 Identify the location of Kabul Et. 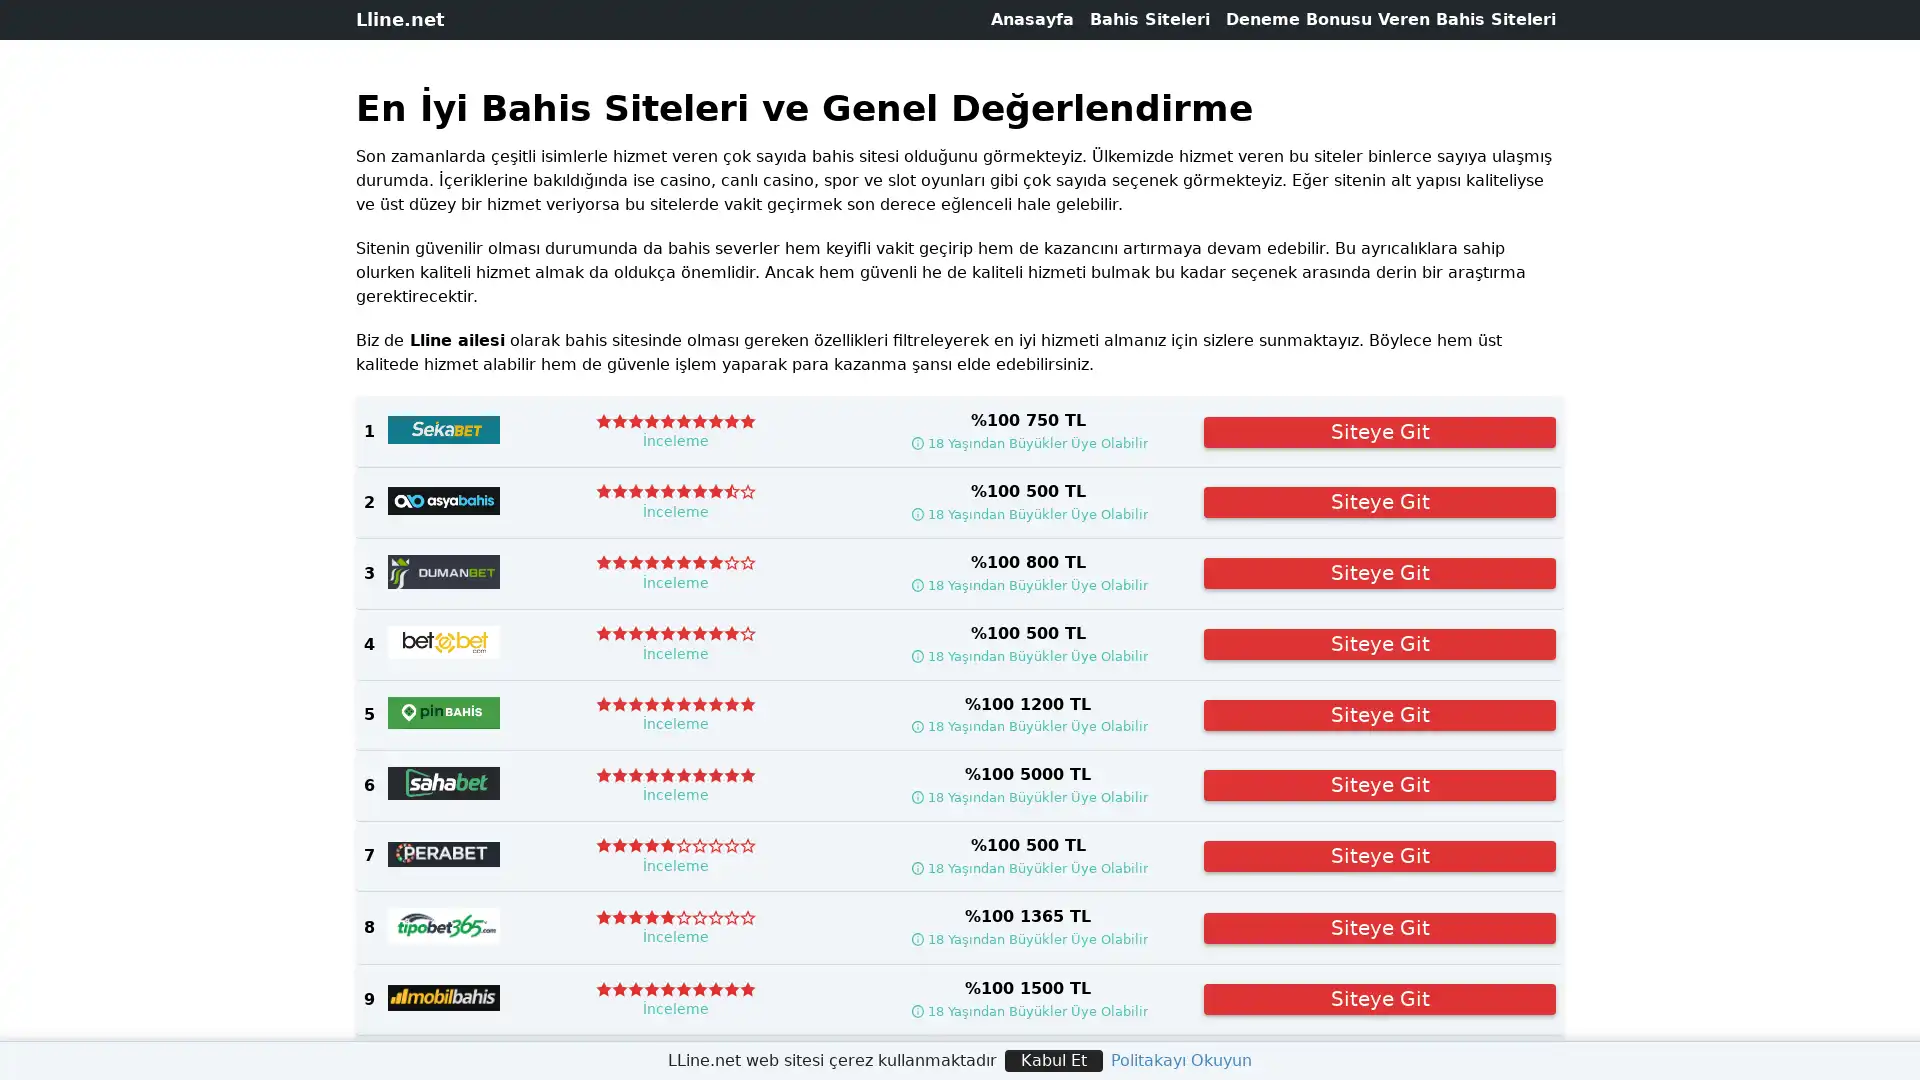
(1053, 1059).